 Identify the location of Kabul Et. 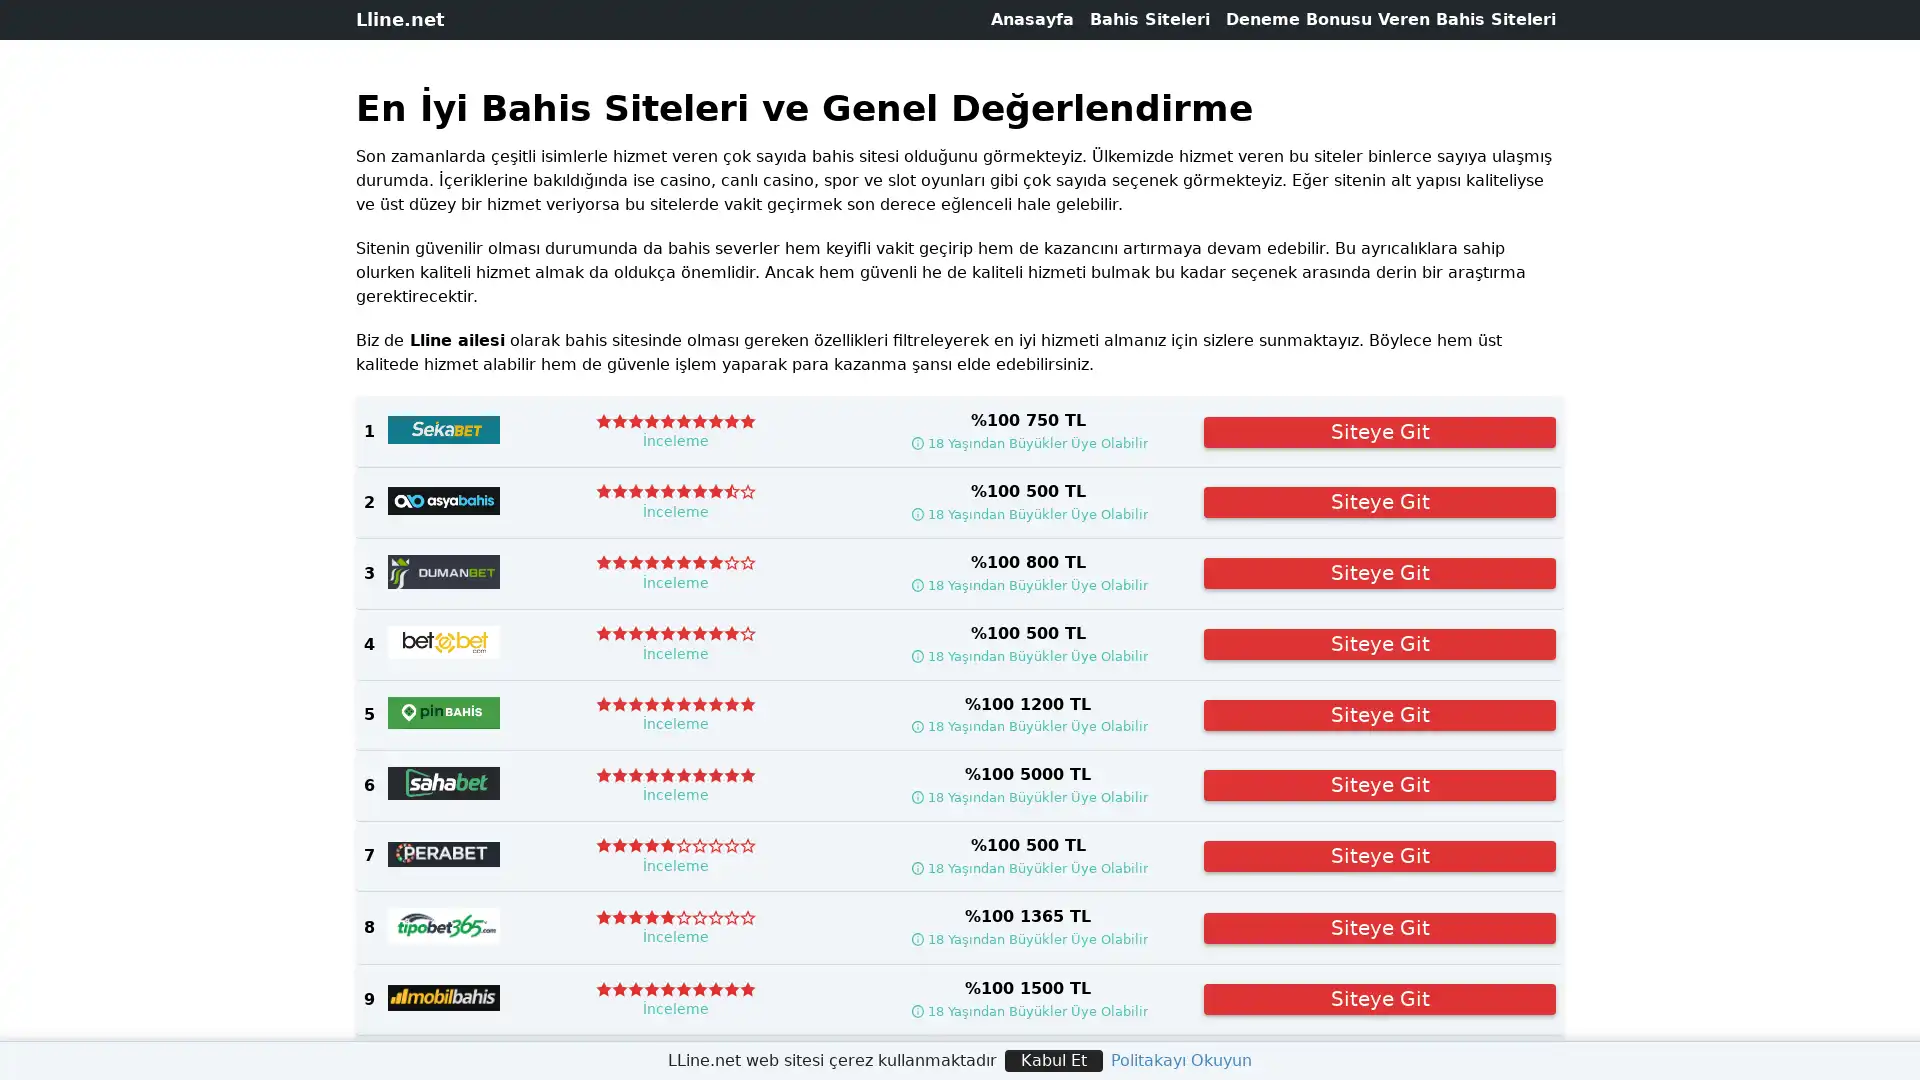
(1053, 1059).